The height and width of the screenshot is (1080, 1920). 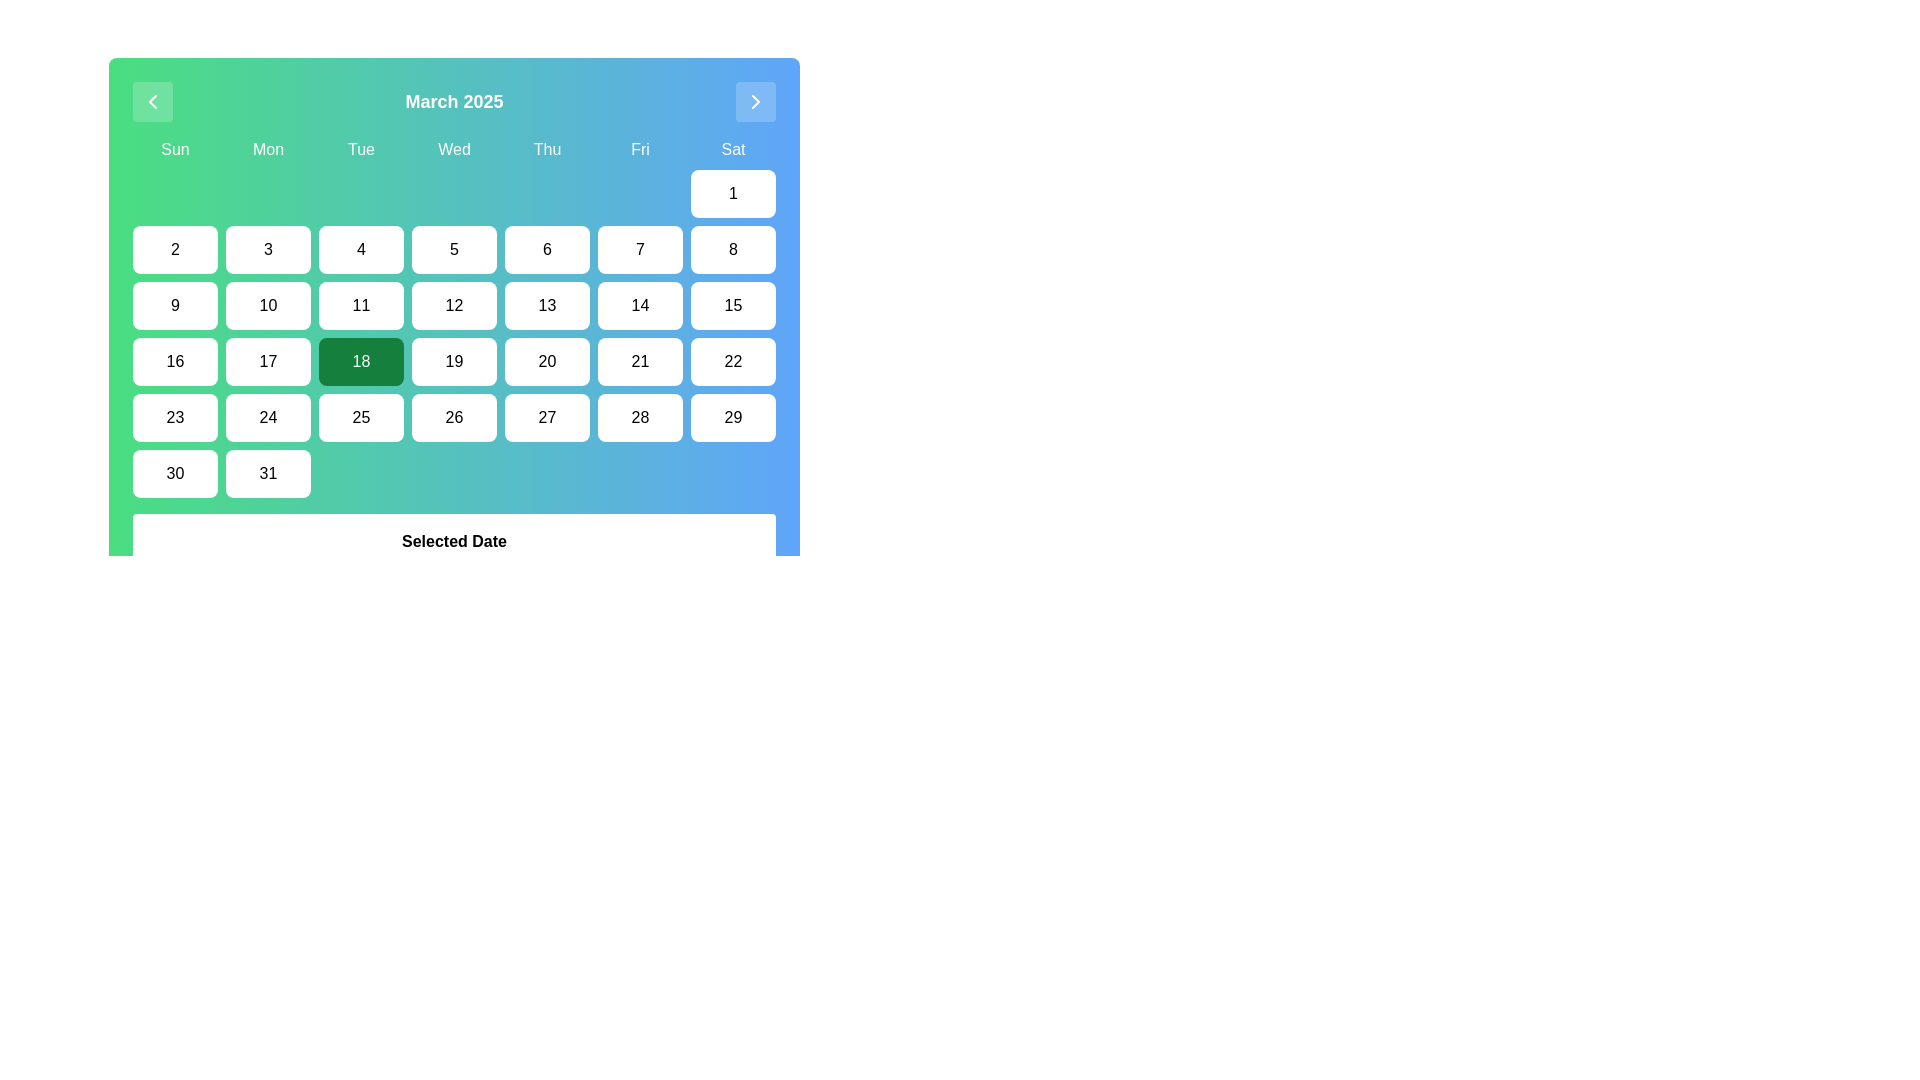 What do you see at coordinates (453, 294) in the screenshot?
I see `the button representing the 12th day in the displayed month` at bounding box center [453, 294].